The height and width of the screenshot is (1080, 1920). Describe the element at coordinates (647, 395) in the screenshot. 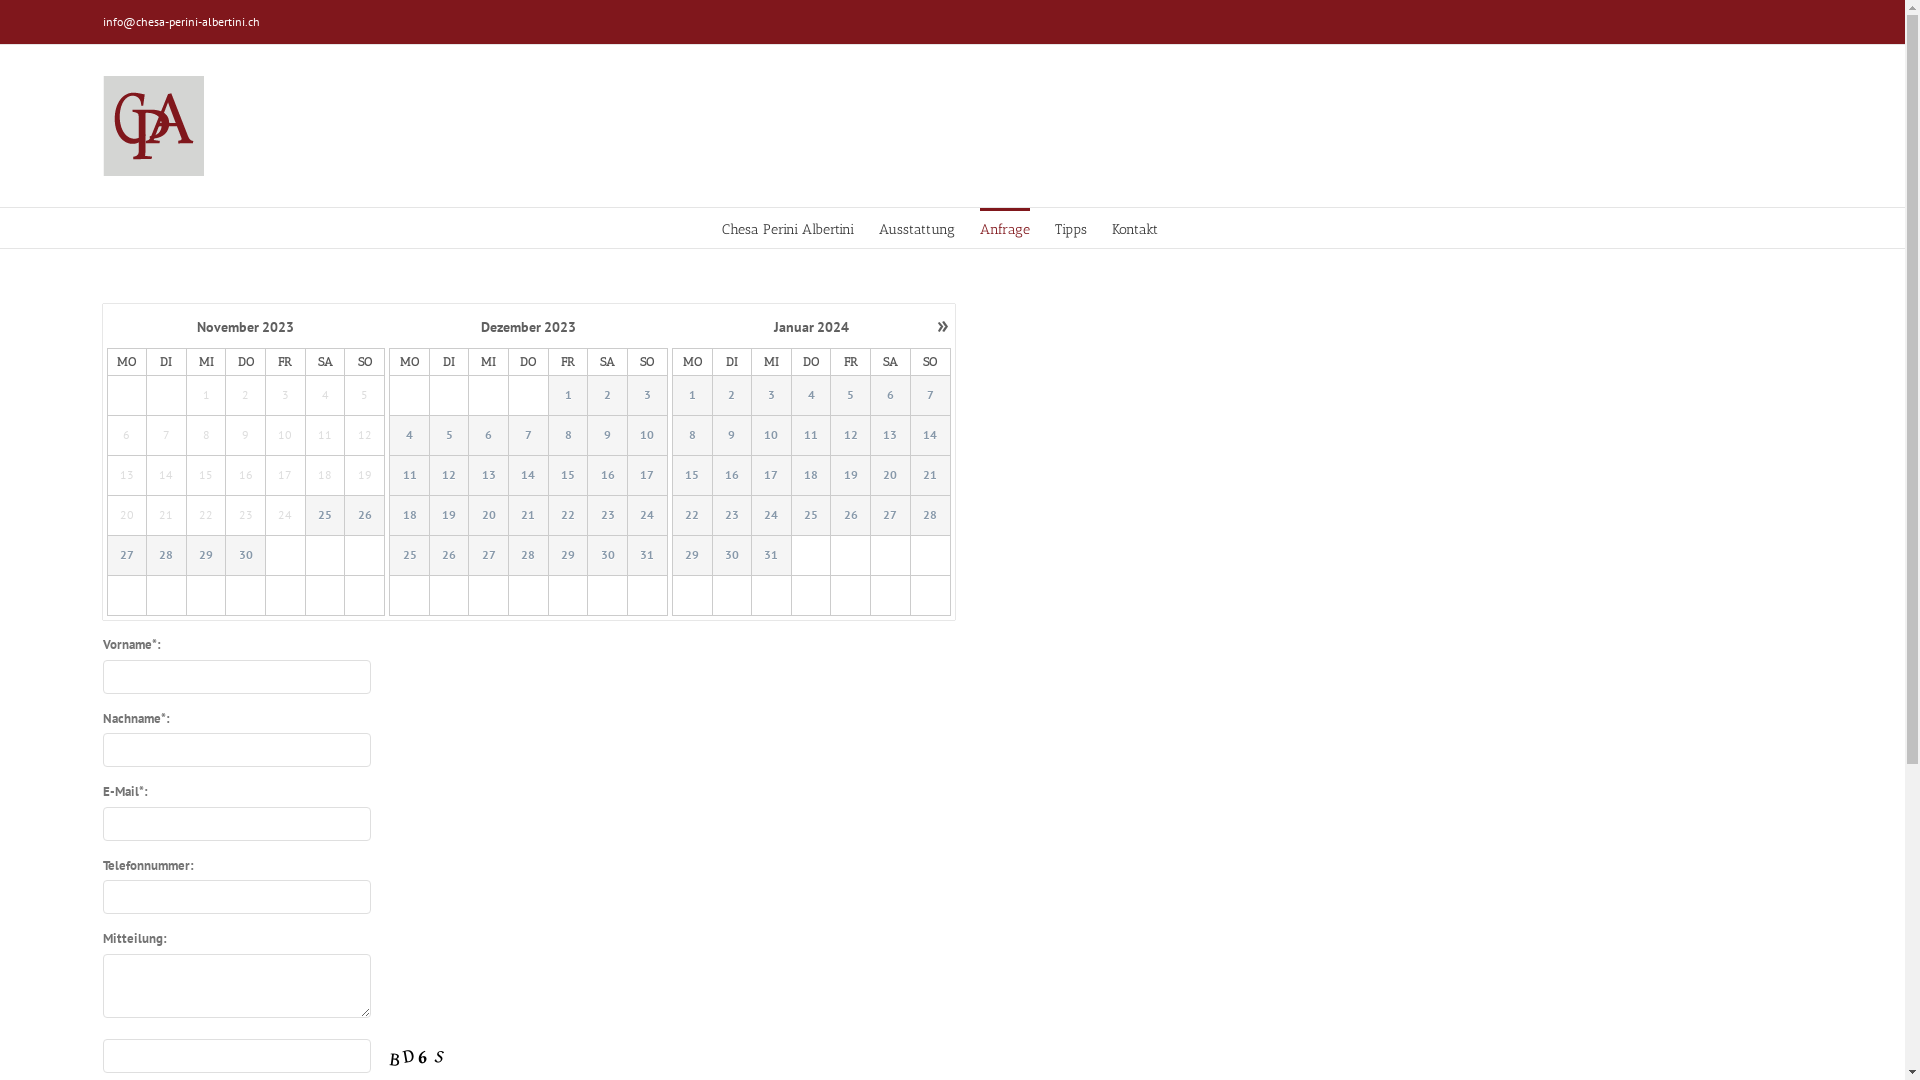

I see `'3'` at that location.